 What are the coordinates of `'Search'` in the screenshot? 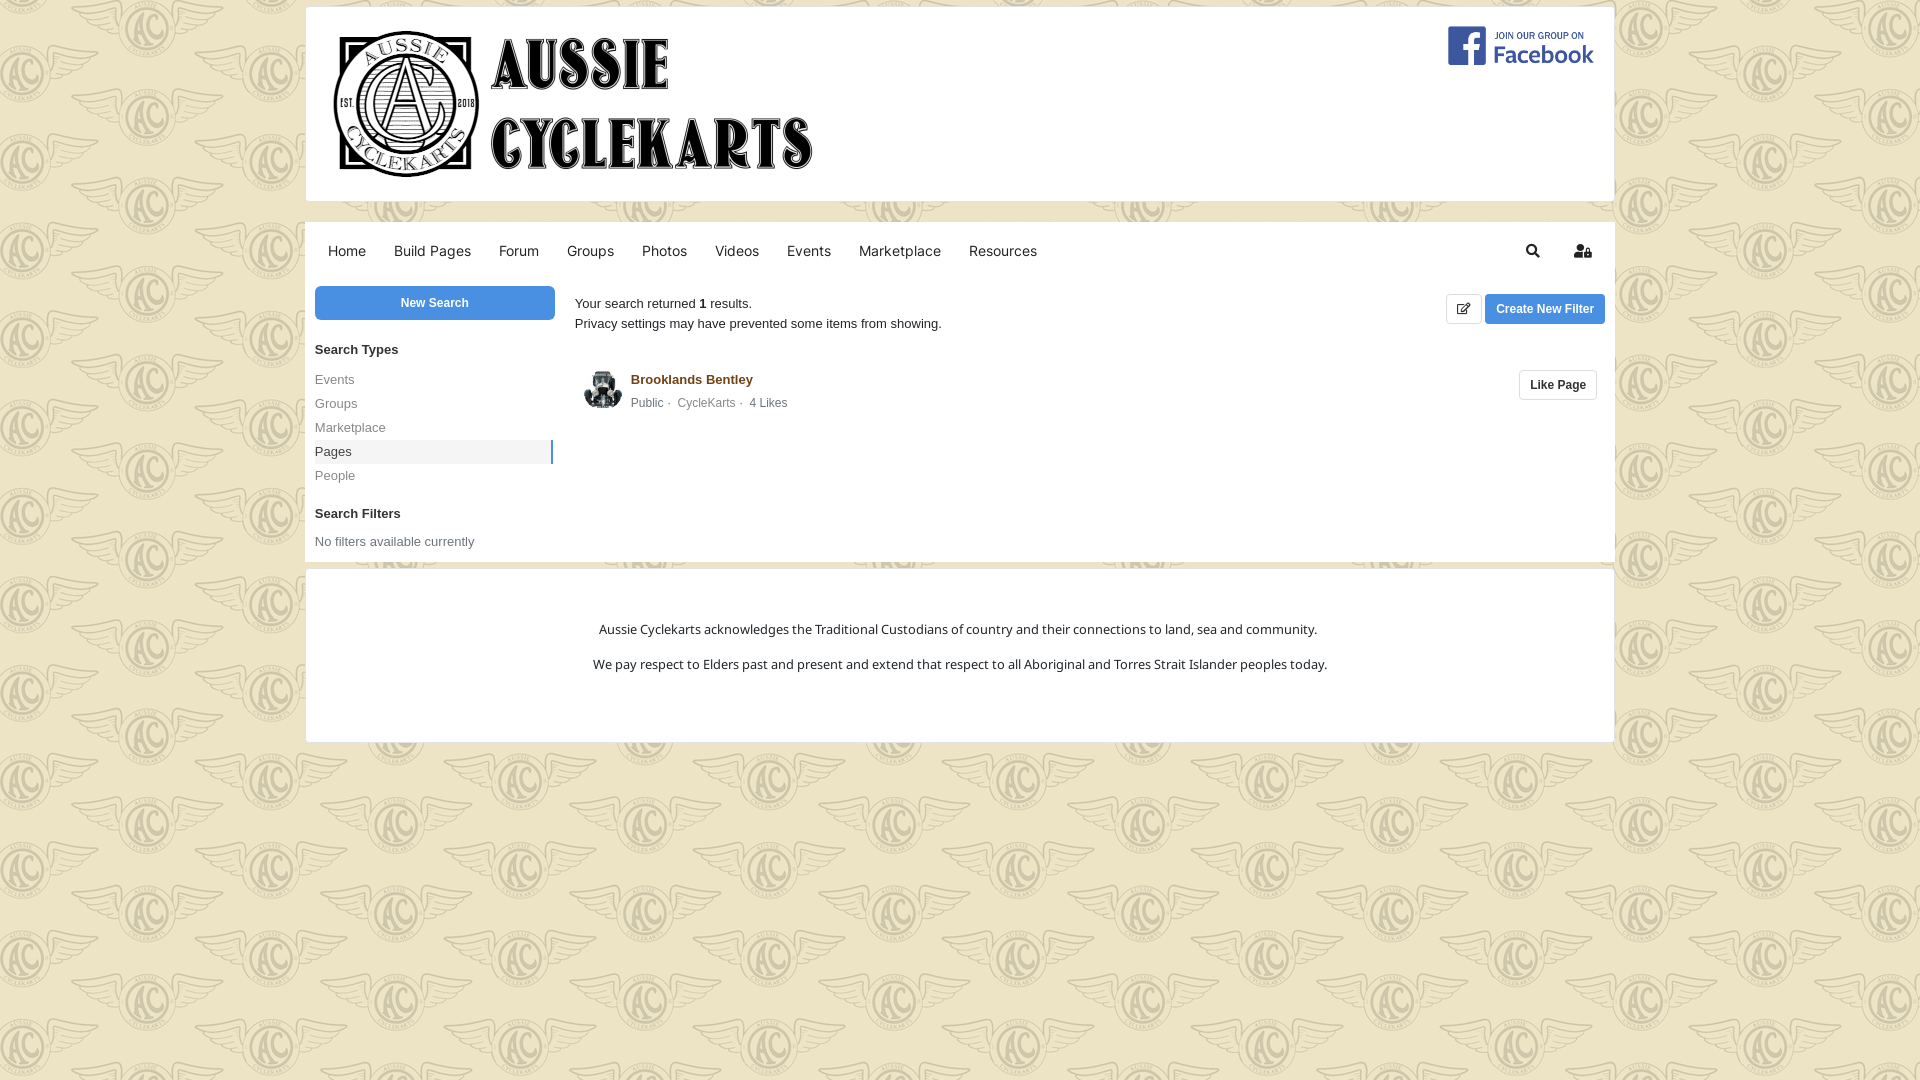 It's located at (1531, 249).